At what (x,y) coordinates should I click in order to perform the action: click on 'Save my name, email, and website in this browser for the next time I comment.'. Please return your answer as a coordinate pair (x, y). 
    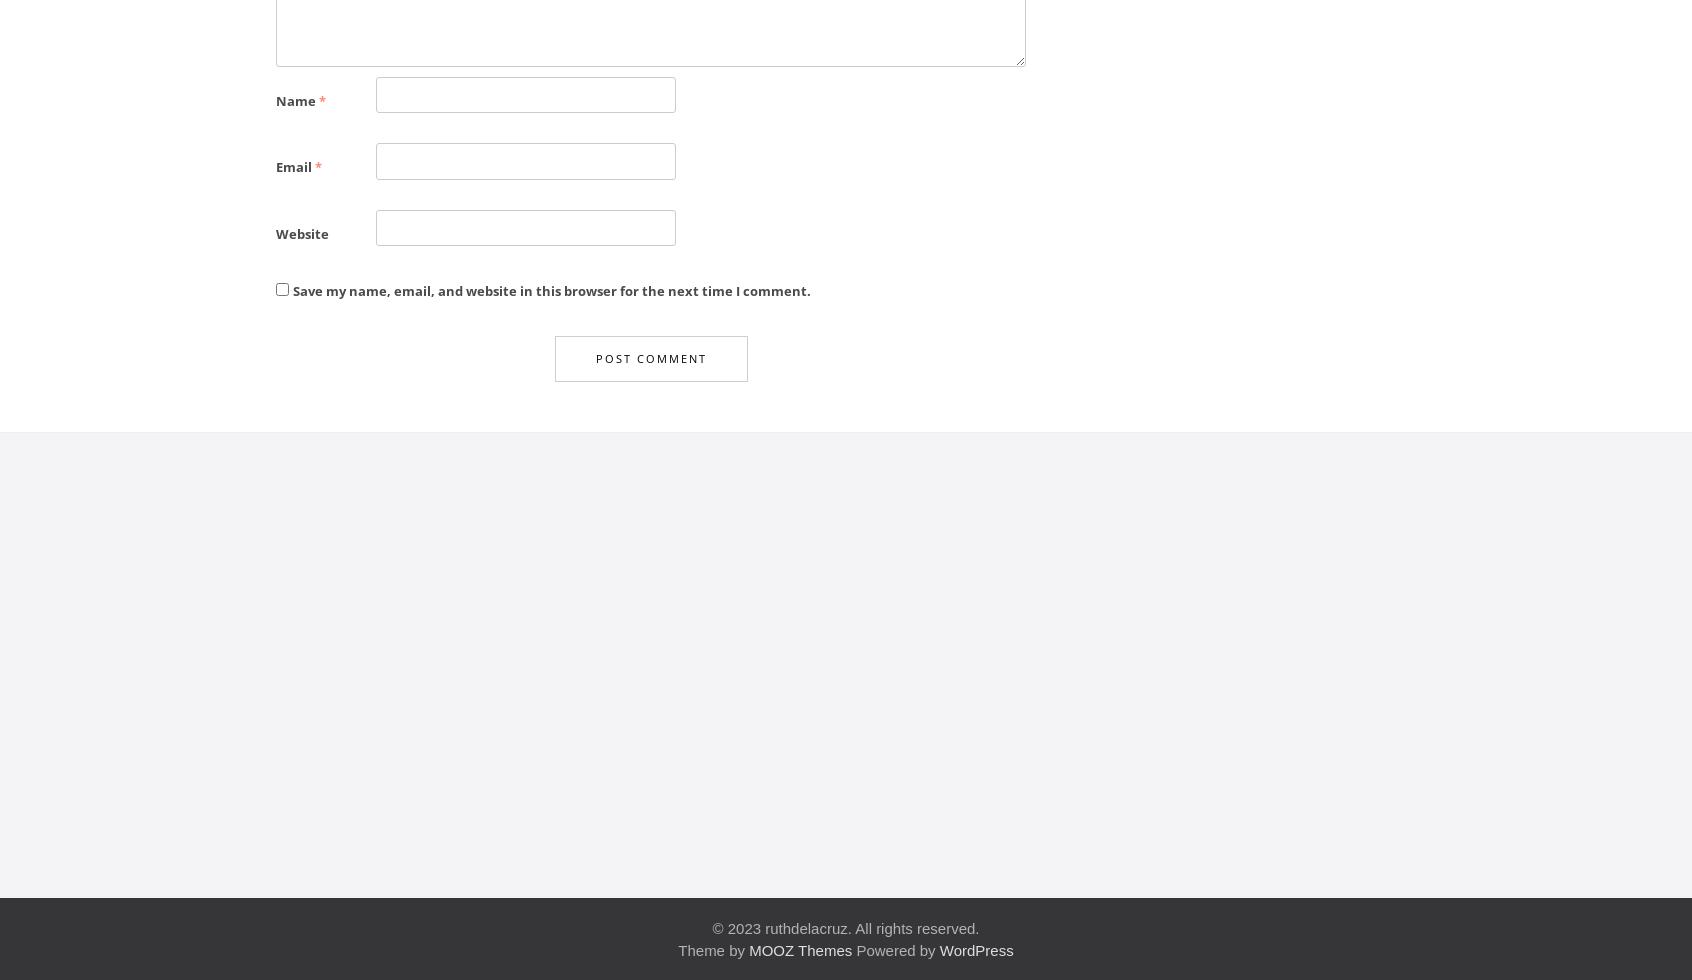
    Looking at the image, I should click on (551, 290).